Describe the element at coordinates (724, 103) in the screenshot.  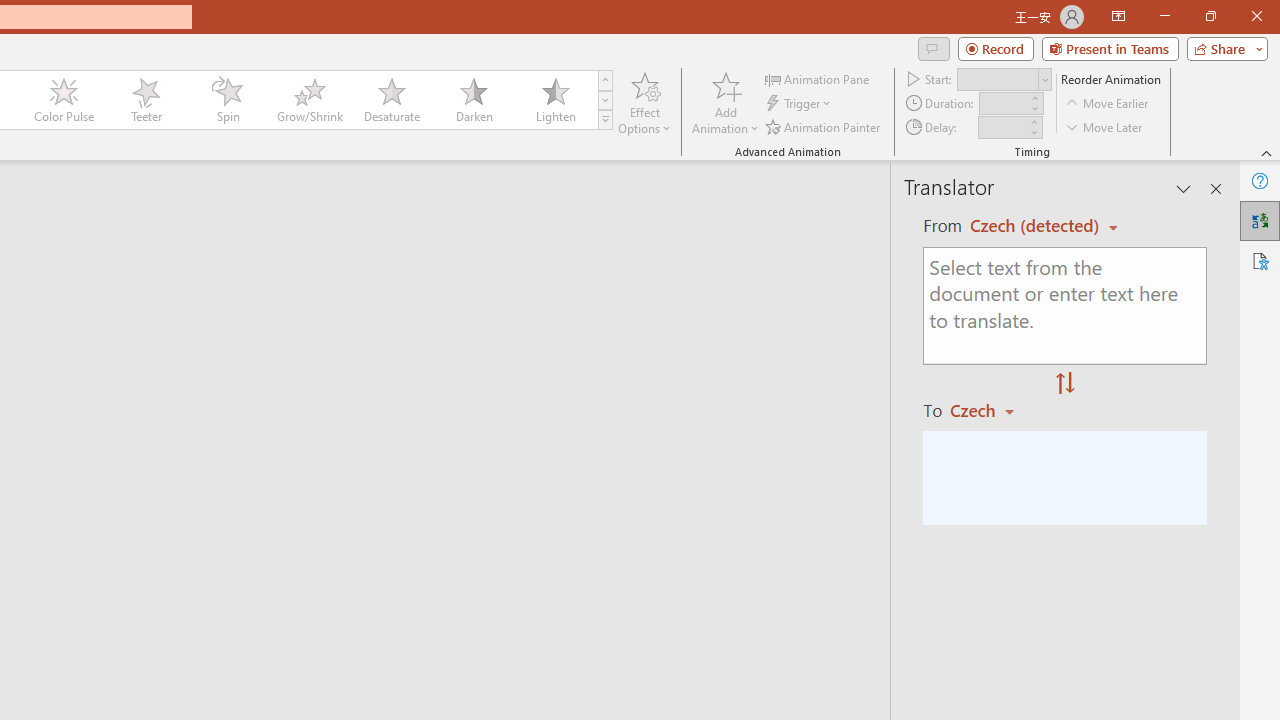
I see `'Add Animation'` at that location.